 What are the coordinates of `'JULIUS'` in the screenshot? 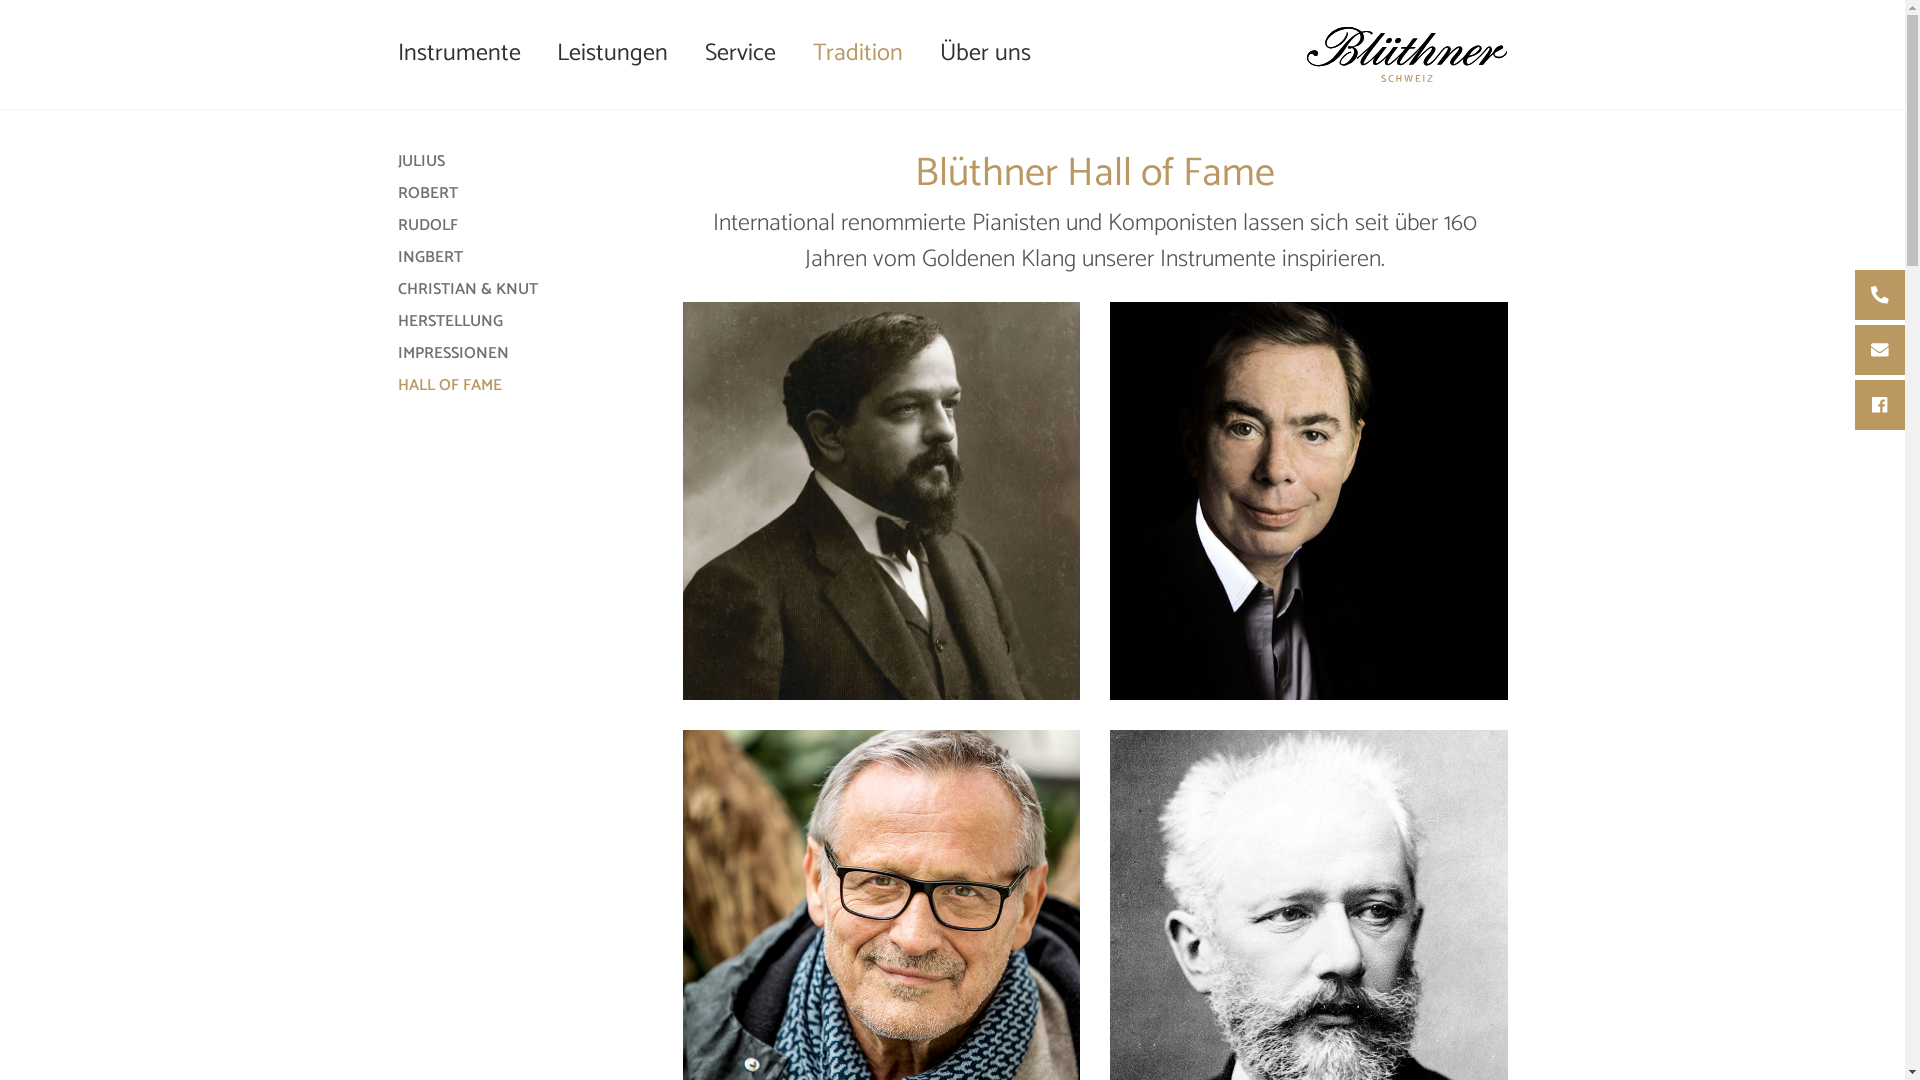 It's located at (420, 160).